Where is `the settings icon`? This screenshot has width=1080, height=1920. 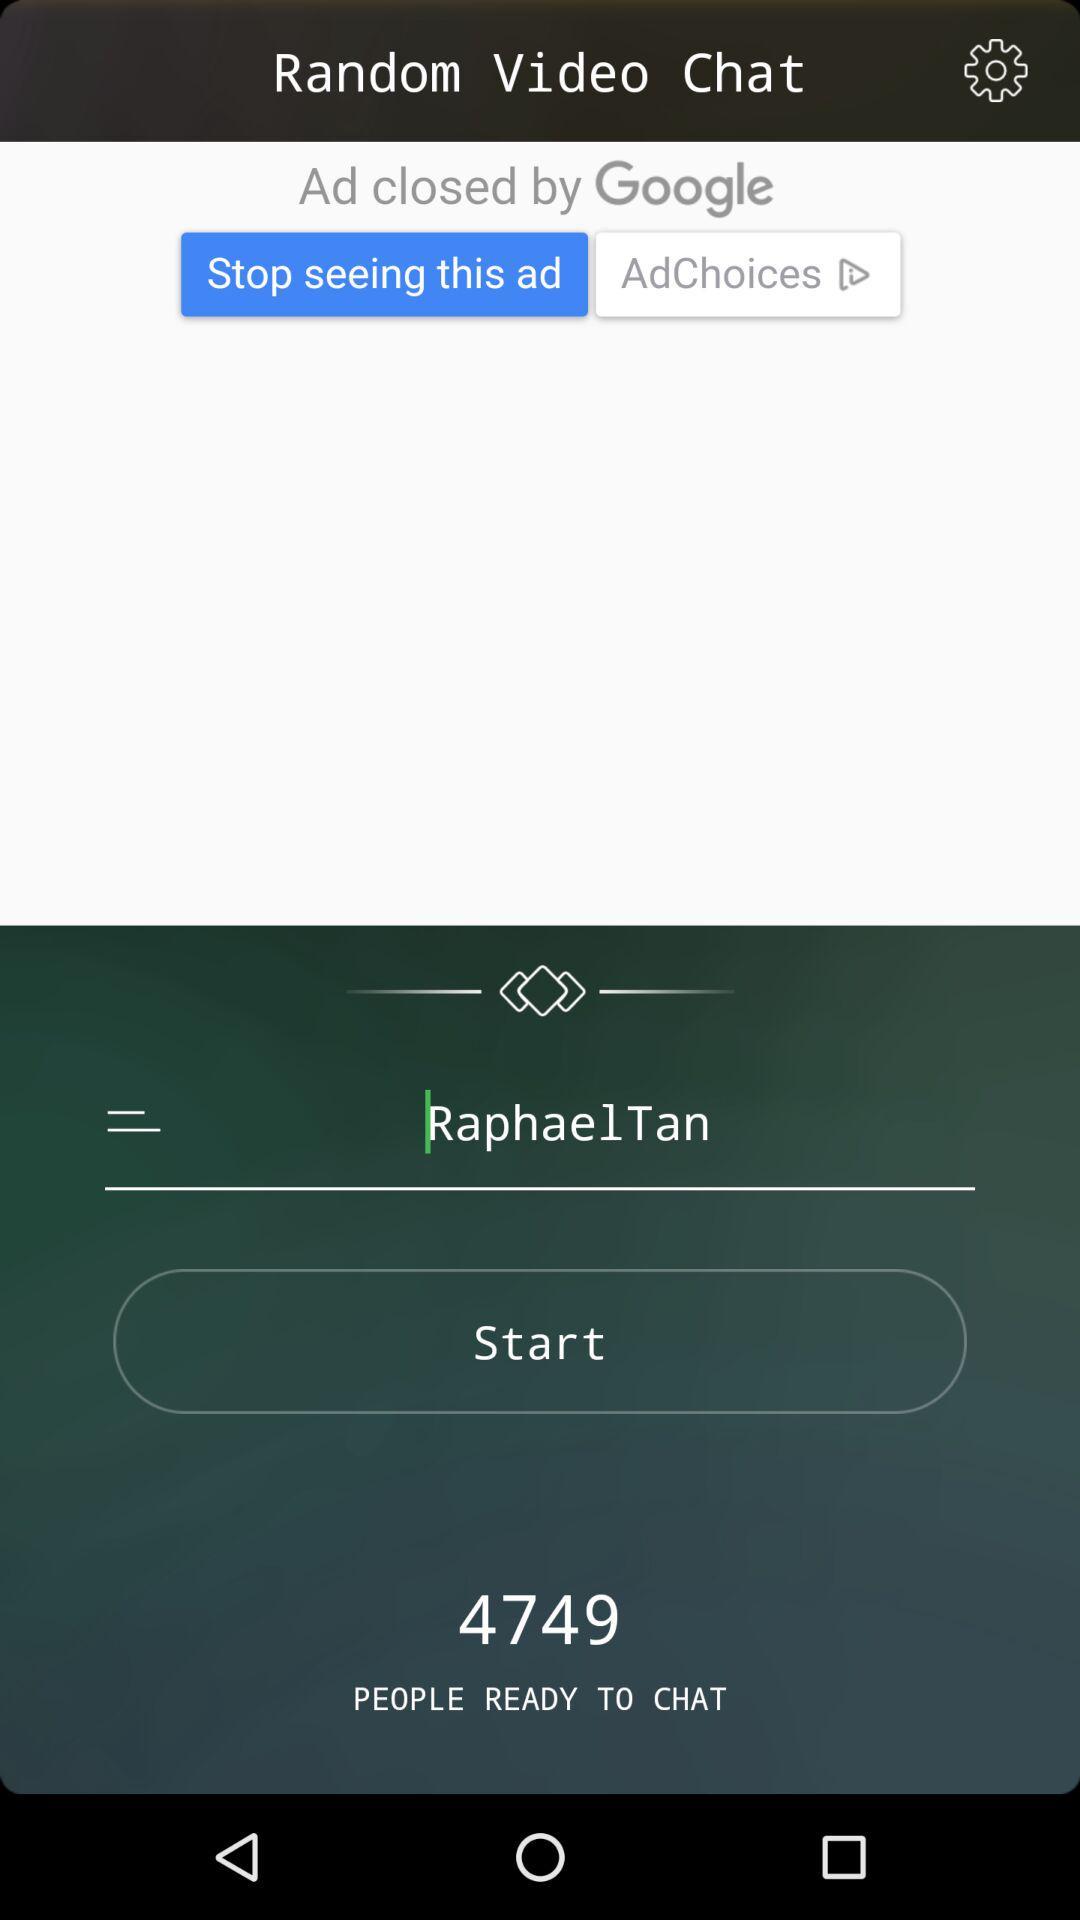 the settings icon is located at coordinates (995, 70).